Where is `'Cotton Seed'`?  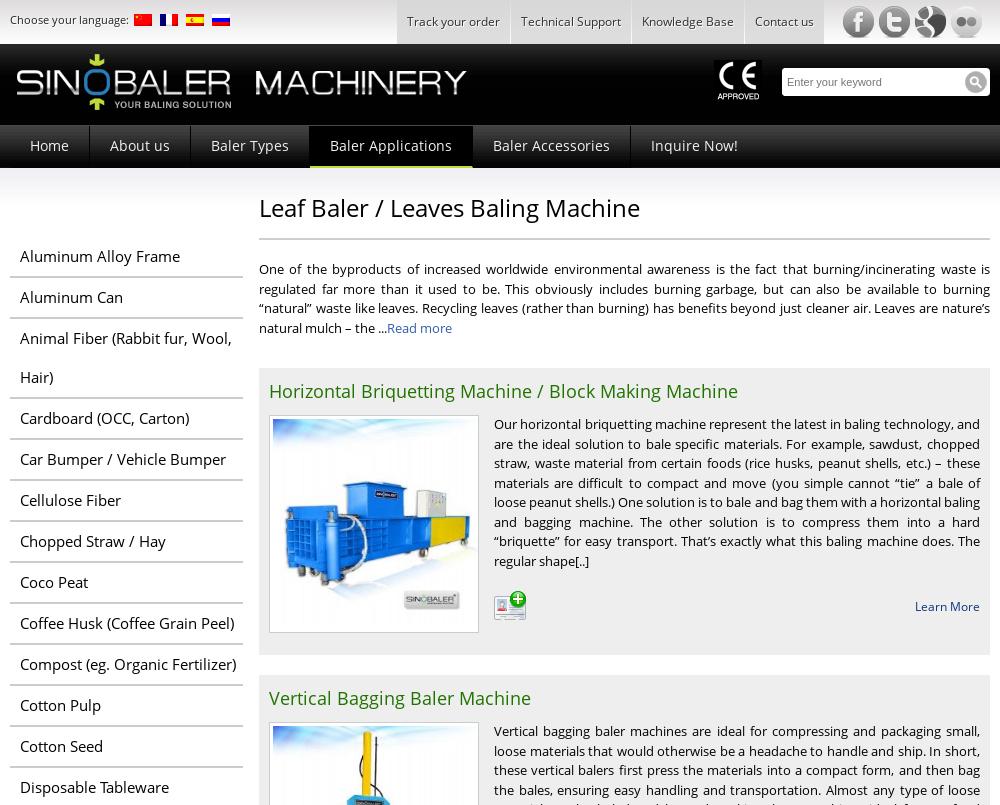
'Cotton Seed' is located at coordinates (20, 745).